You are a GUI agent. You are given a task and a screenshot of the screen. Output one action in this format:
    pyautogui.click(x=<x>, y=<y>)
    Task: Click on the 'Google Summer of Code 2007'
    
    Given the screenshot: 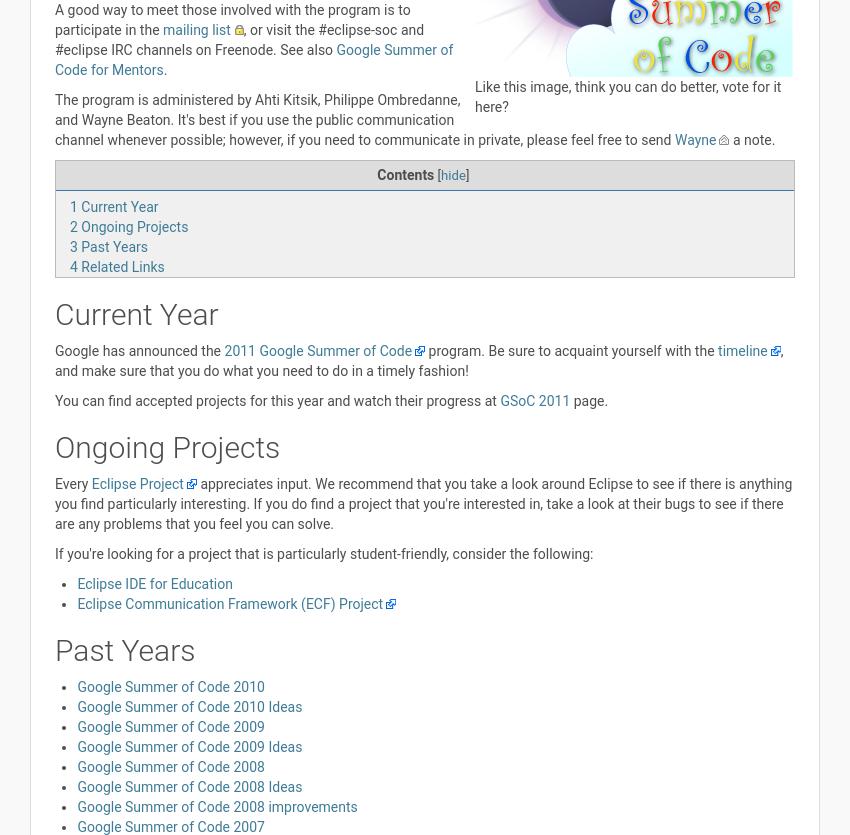 What is the action you would take?
    pyautogui.click(x=170, y=824)
    